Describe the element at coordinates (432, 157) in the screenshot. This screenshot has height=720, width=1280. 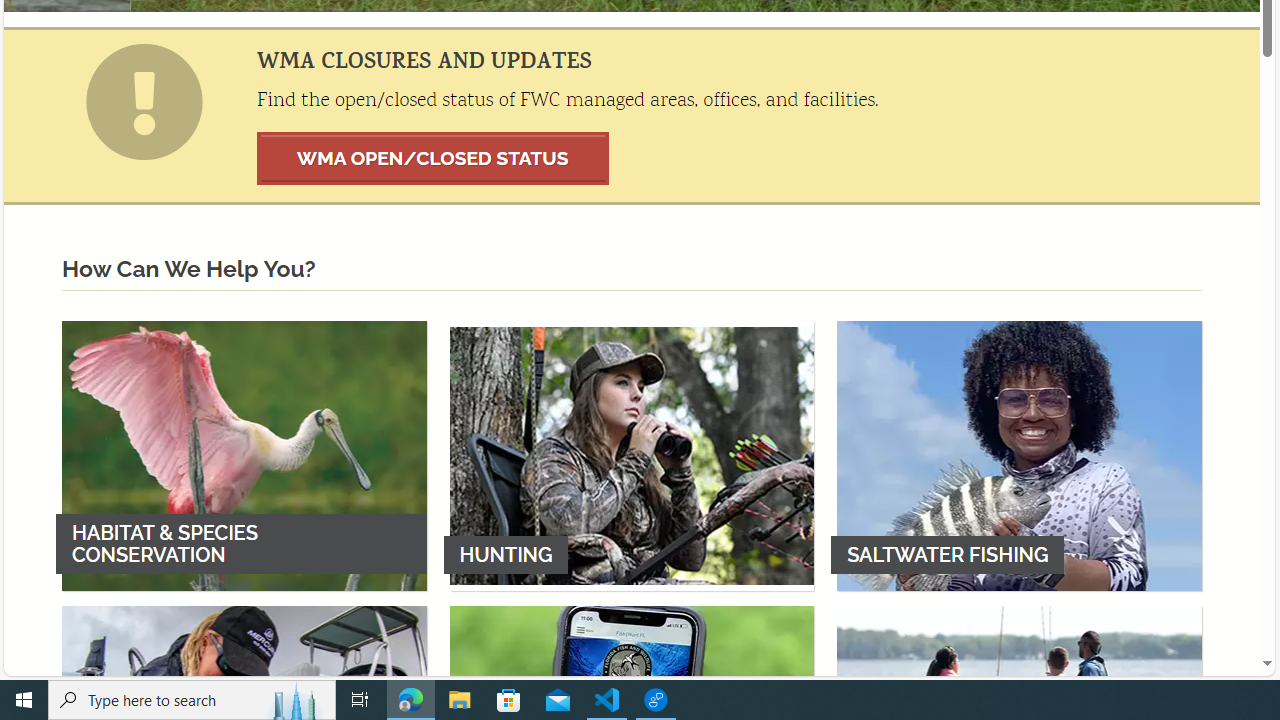
I see `'WMA OPEN/CLOSED STATUS'` at that location.